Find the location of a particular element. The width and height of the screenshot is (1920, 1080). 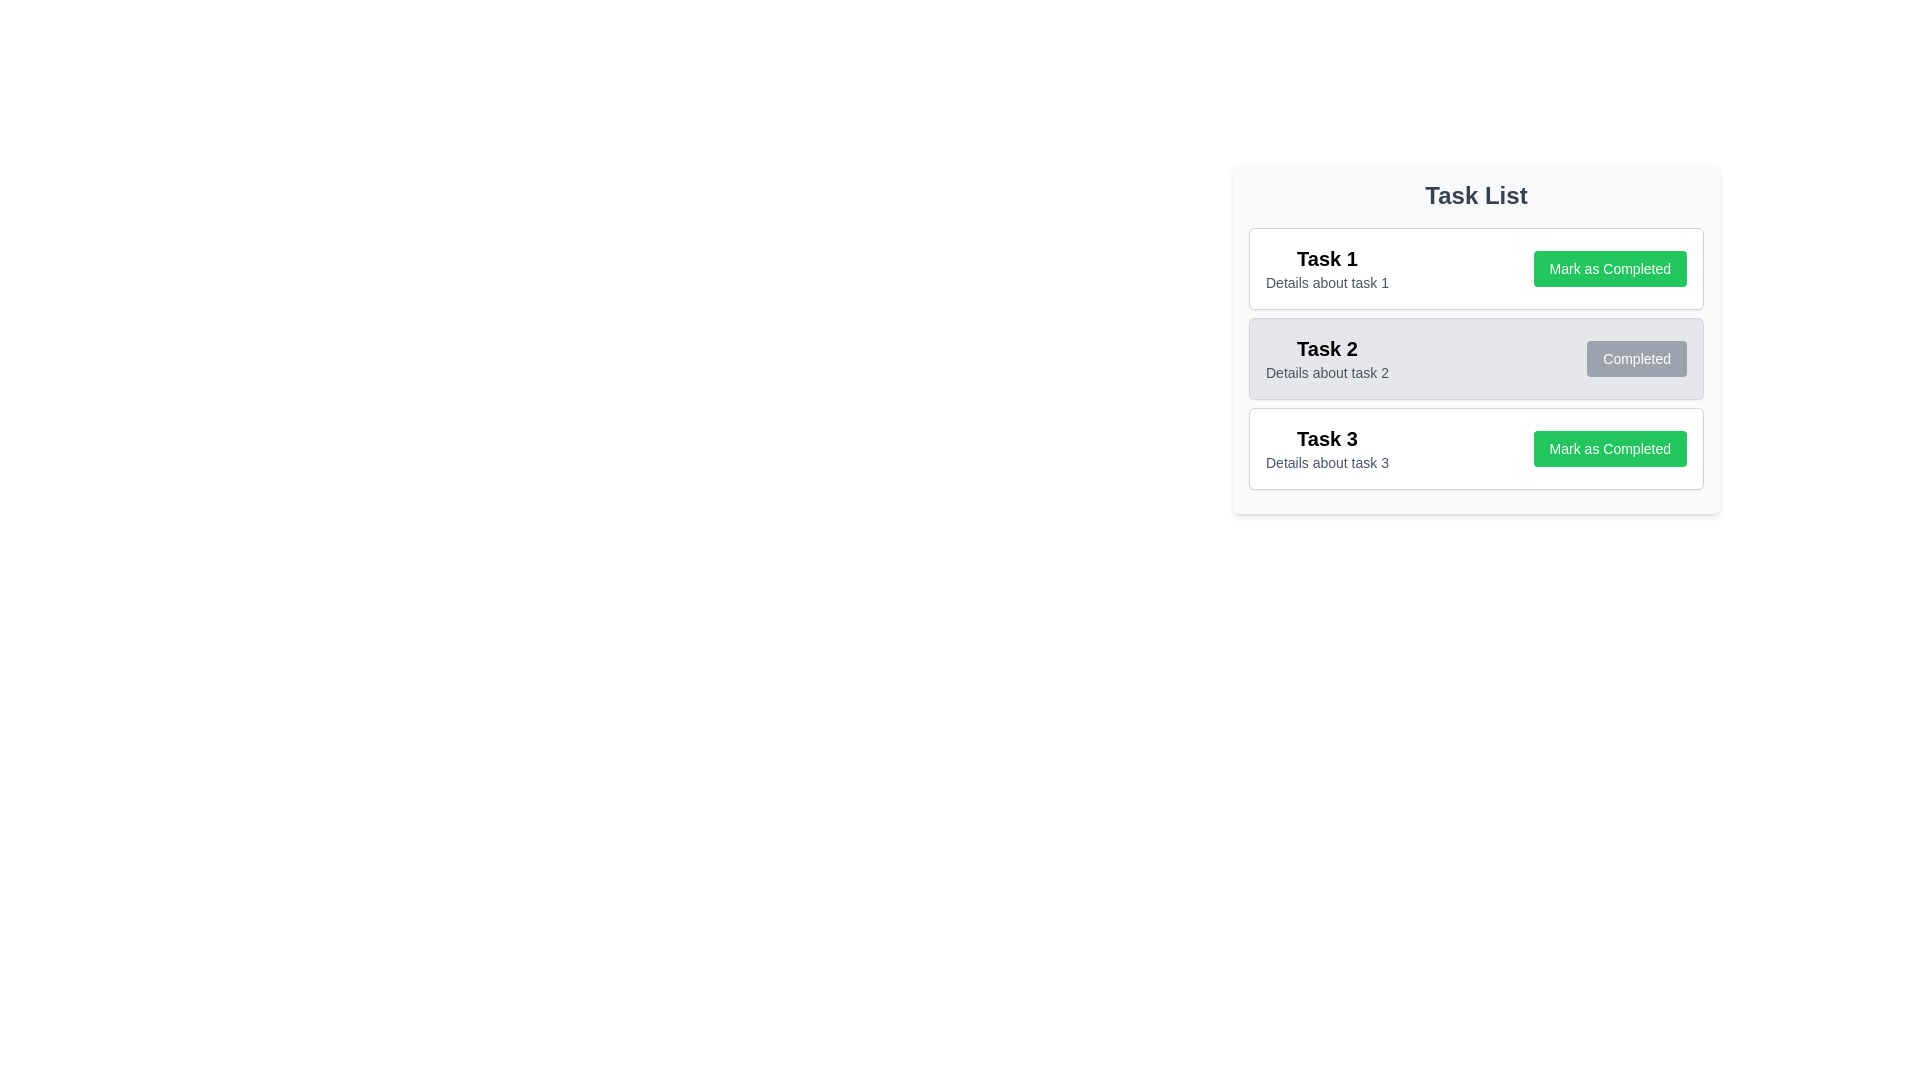

the static text element displaying the title 'Task 2' and the description 'Details about task 2' located in the second row of the task list panel is located at coordinates (1327, 357).